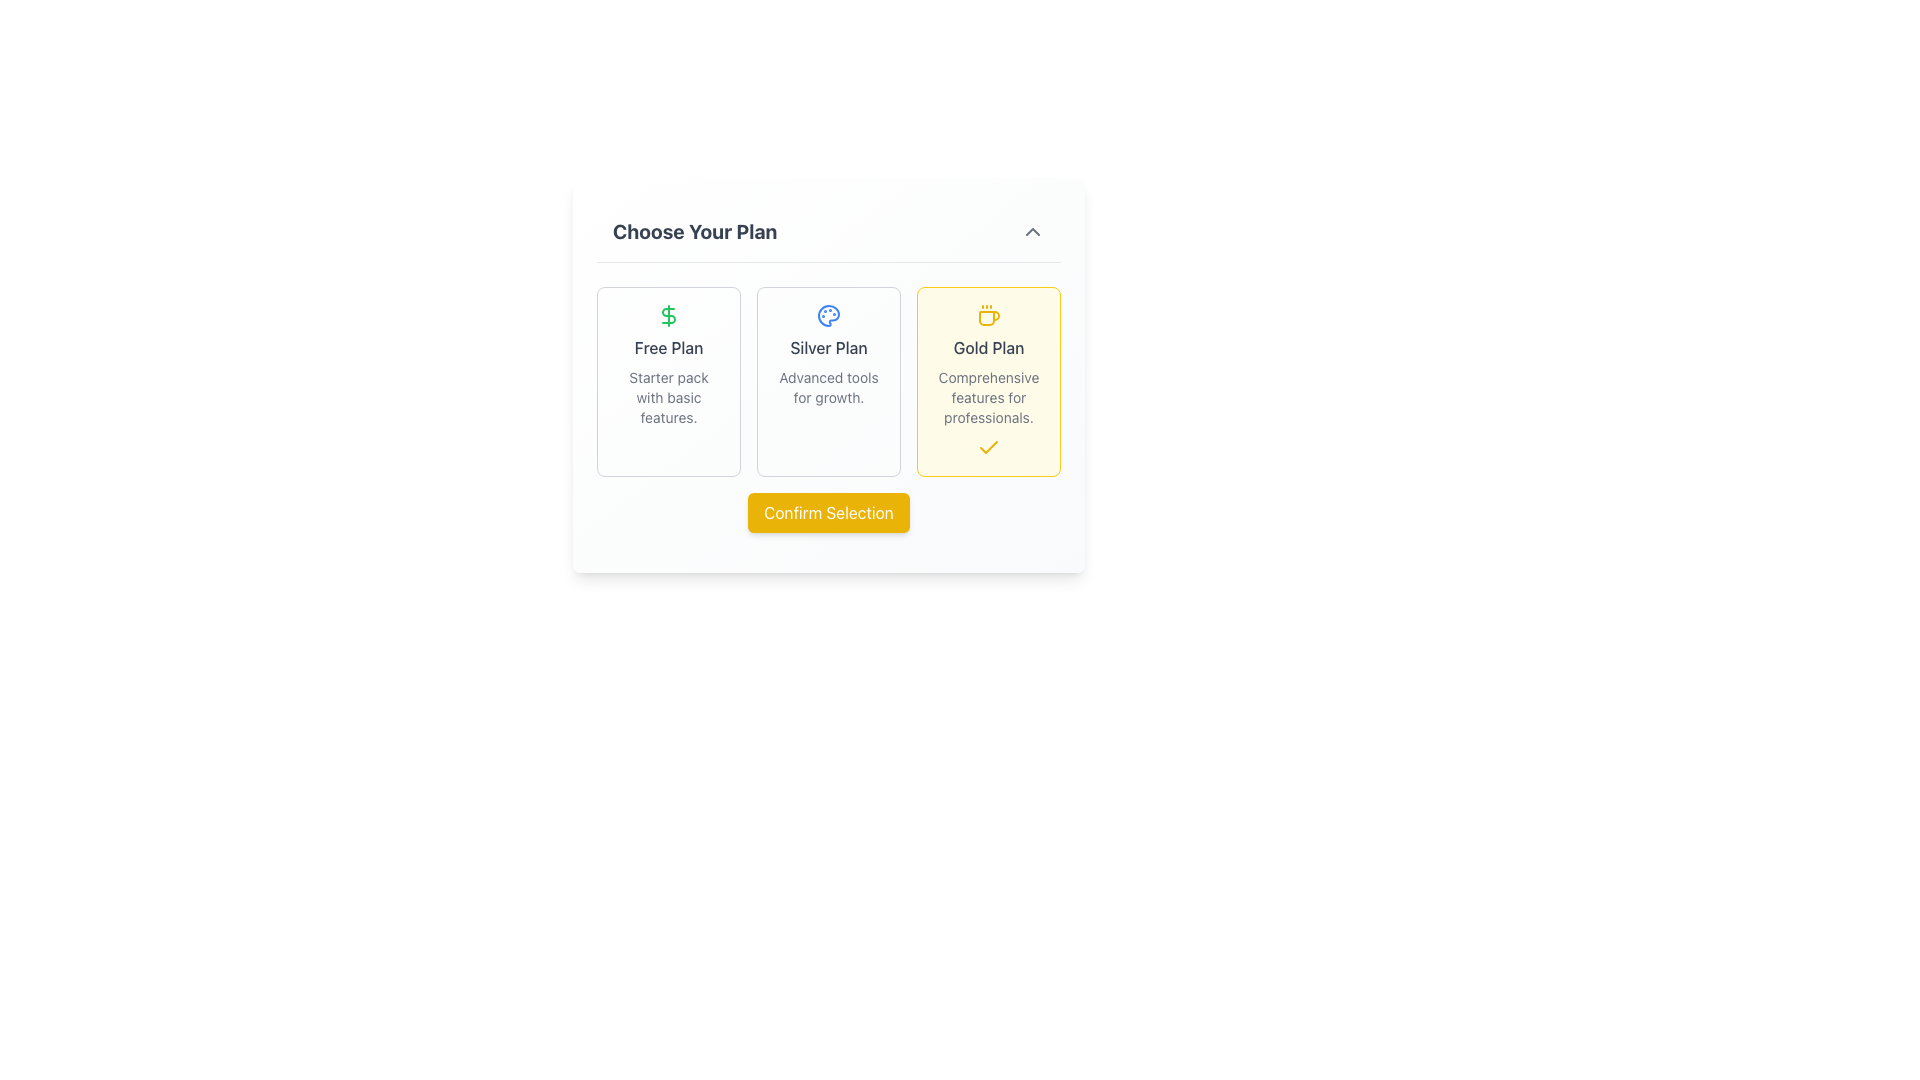 This screenshot has height=1080, width=1920. Describe the element at coordinates (1032, 230) in the screenshot. I see `the dropdown toggle icon located inside the 'Choose Your Plan' section` at that location.